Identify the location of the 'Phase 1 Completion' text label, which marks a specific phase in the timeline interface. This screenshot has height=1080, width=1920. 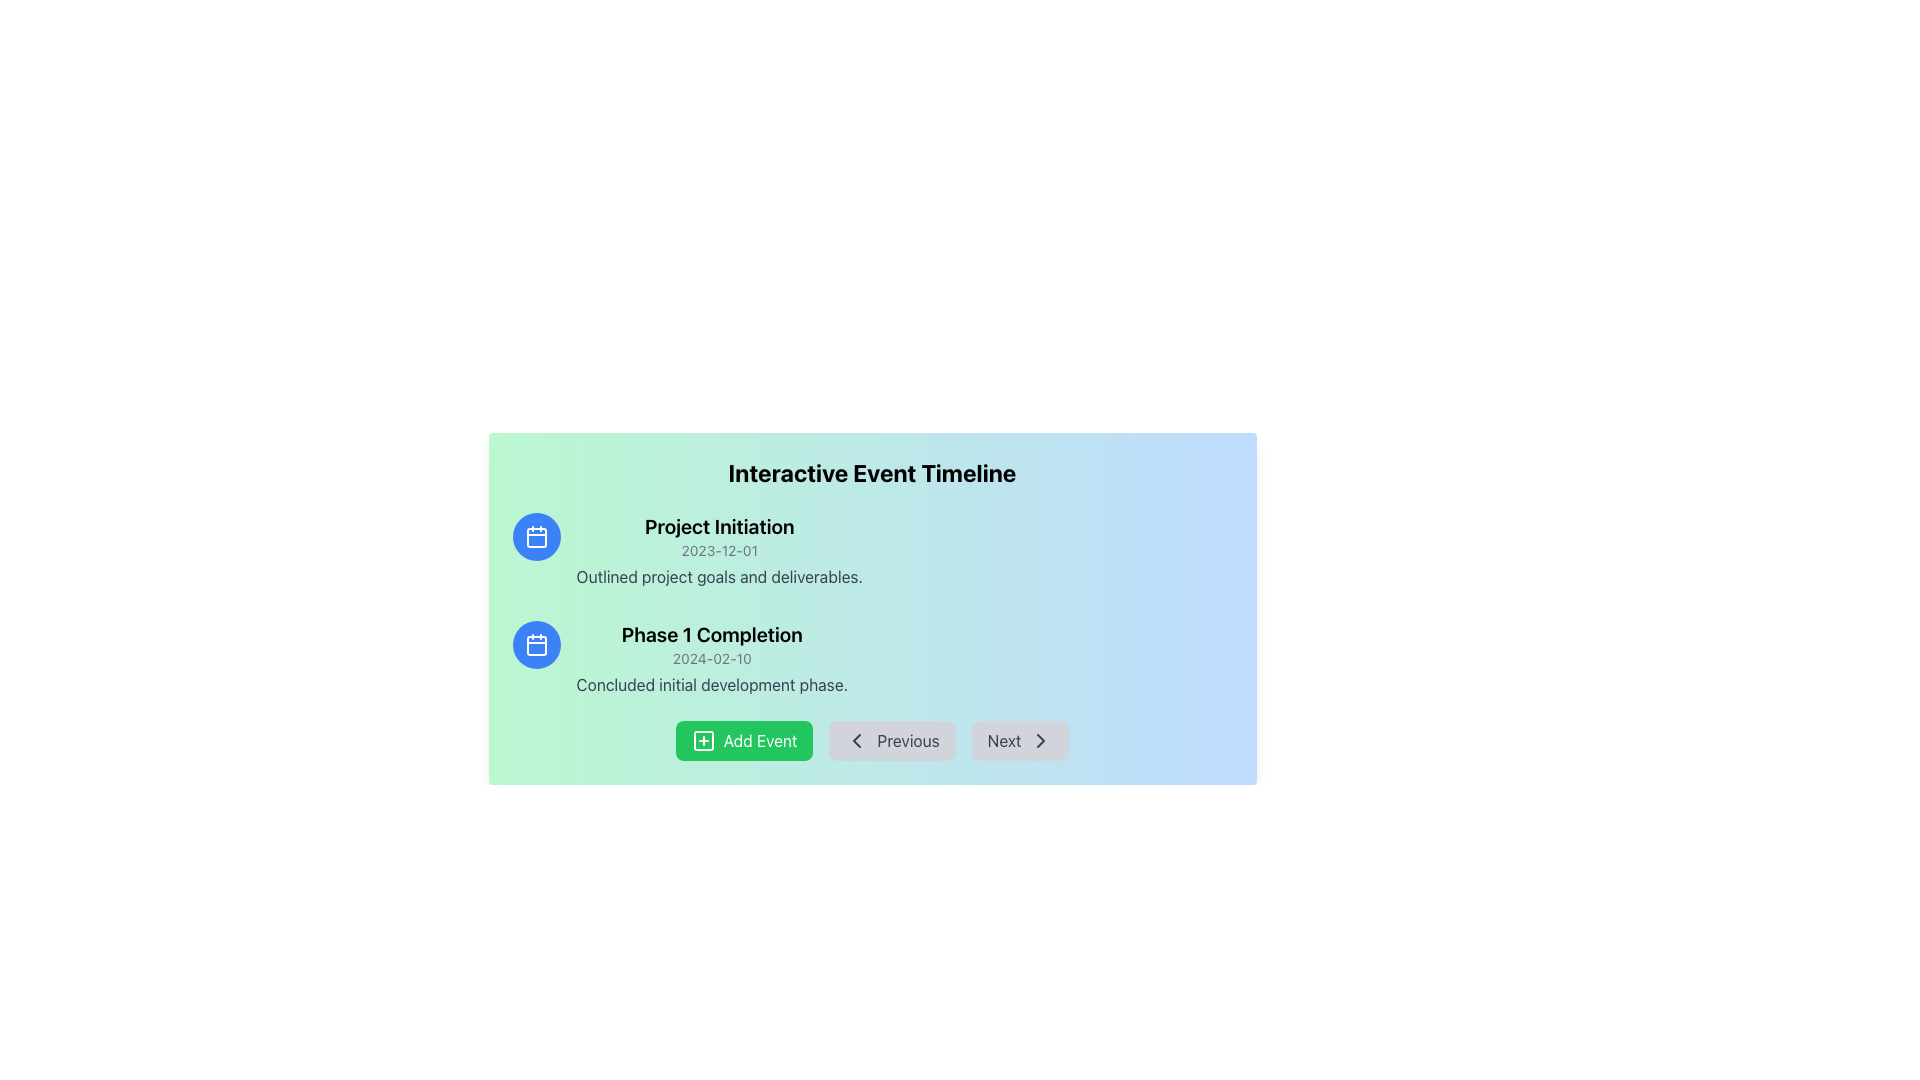
(712, 635).